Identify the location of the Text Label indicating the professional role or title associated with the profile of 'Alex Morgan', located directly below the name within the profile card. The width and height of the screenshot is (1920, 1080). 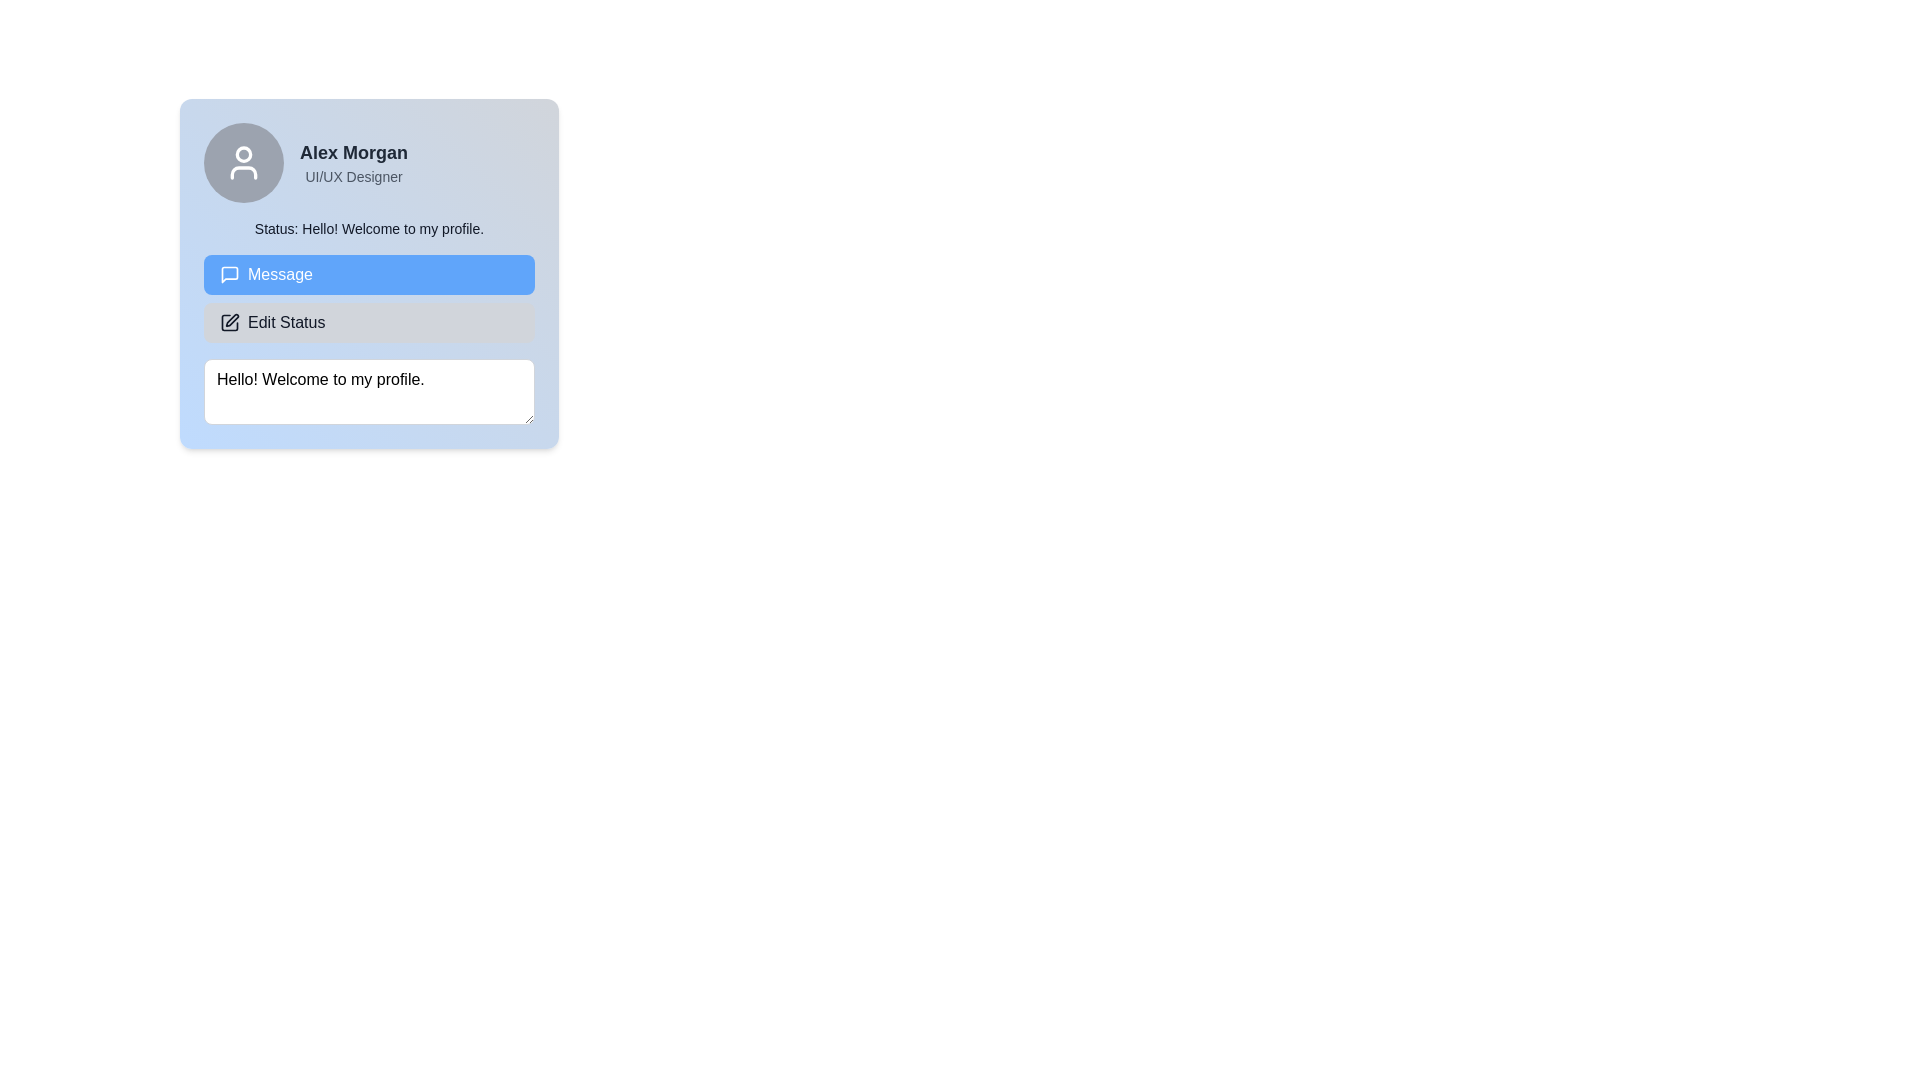
(354, 176).